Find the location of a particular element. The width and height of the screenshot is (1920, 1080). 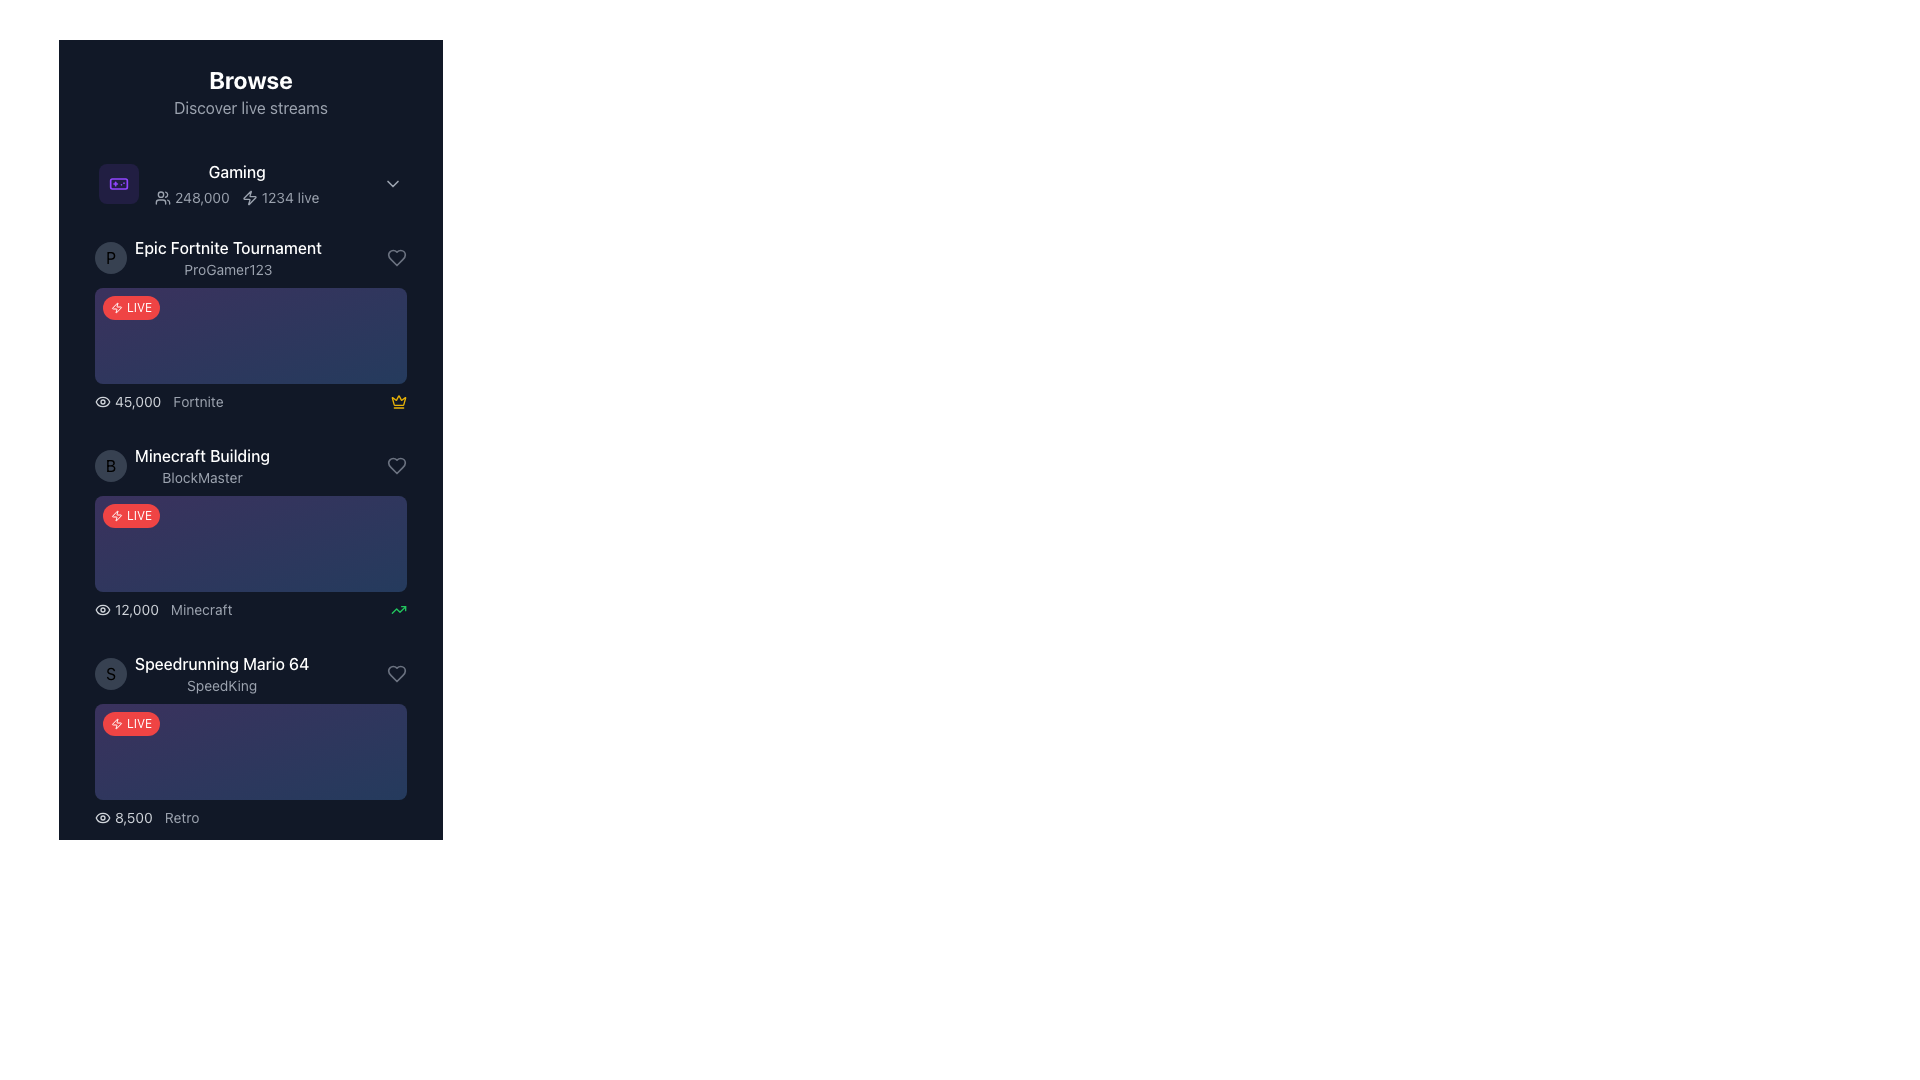

the heart-shaped favorite icon associated with the 'Minecraft Building' list entry to observe hover effects is located at coordinates (397, 257).